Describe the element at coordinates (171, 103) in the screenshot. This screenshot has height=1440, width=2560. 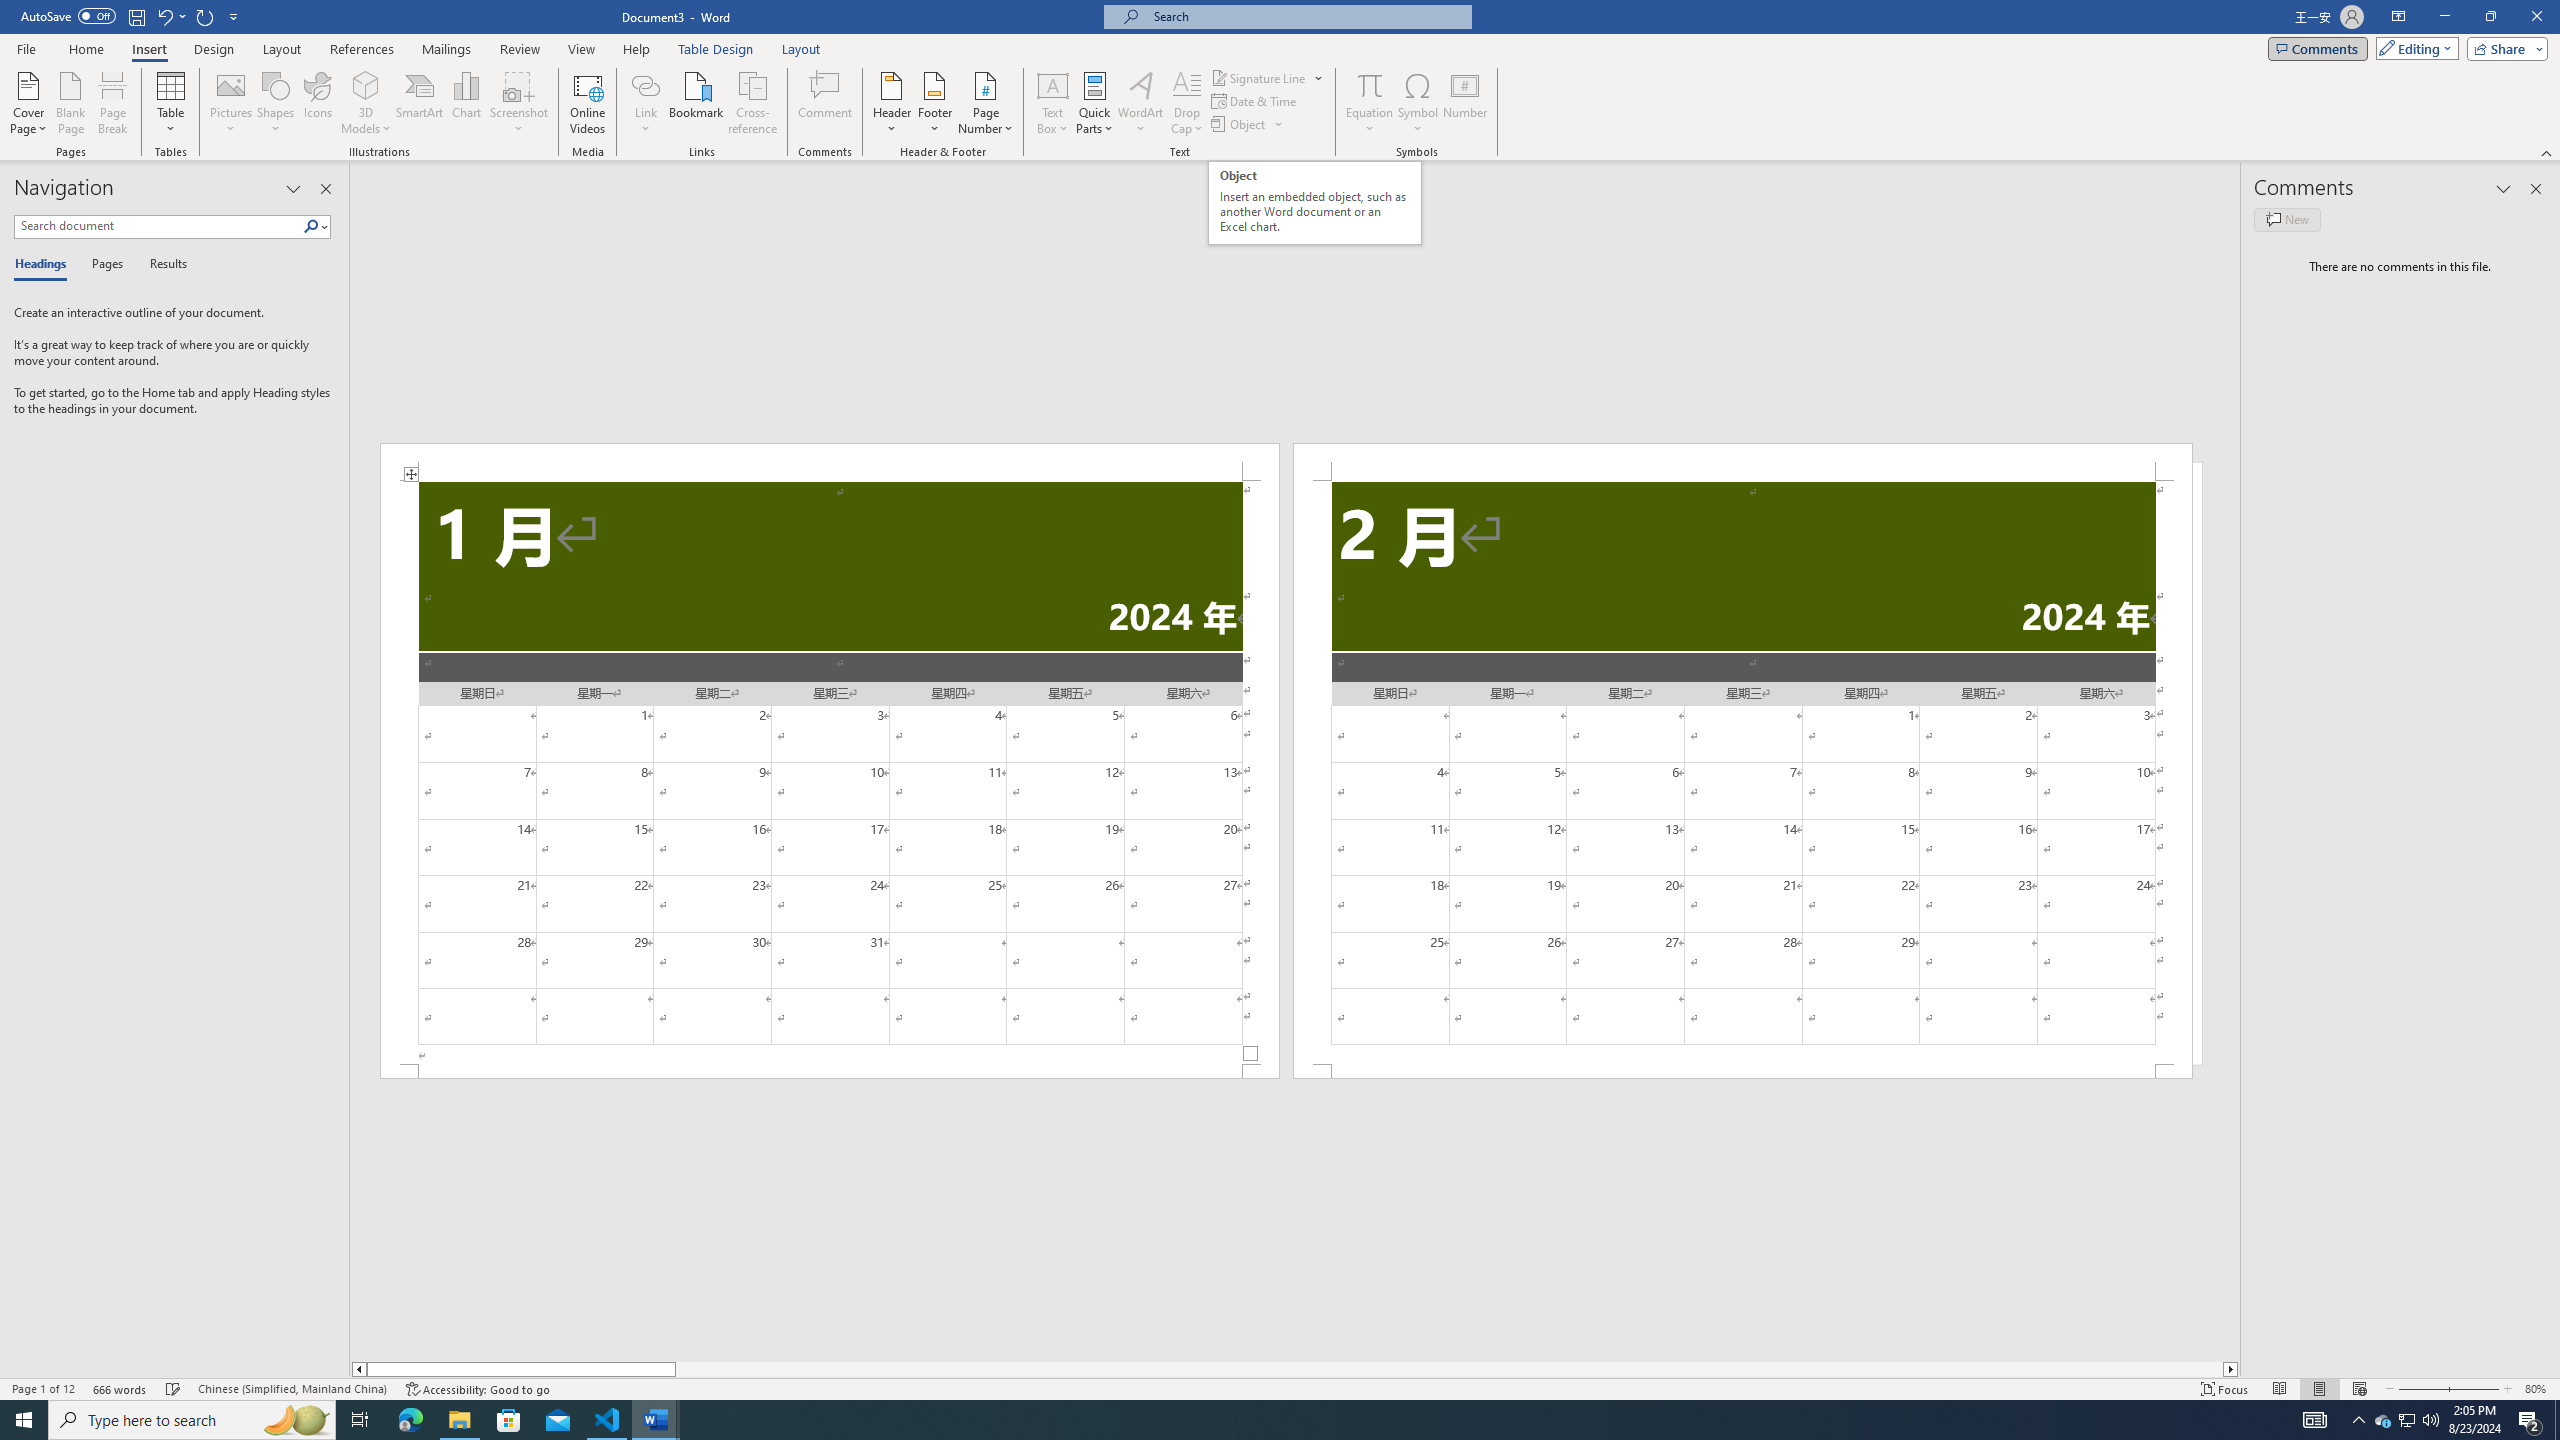
I see `'Table'` at that location.